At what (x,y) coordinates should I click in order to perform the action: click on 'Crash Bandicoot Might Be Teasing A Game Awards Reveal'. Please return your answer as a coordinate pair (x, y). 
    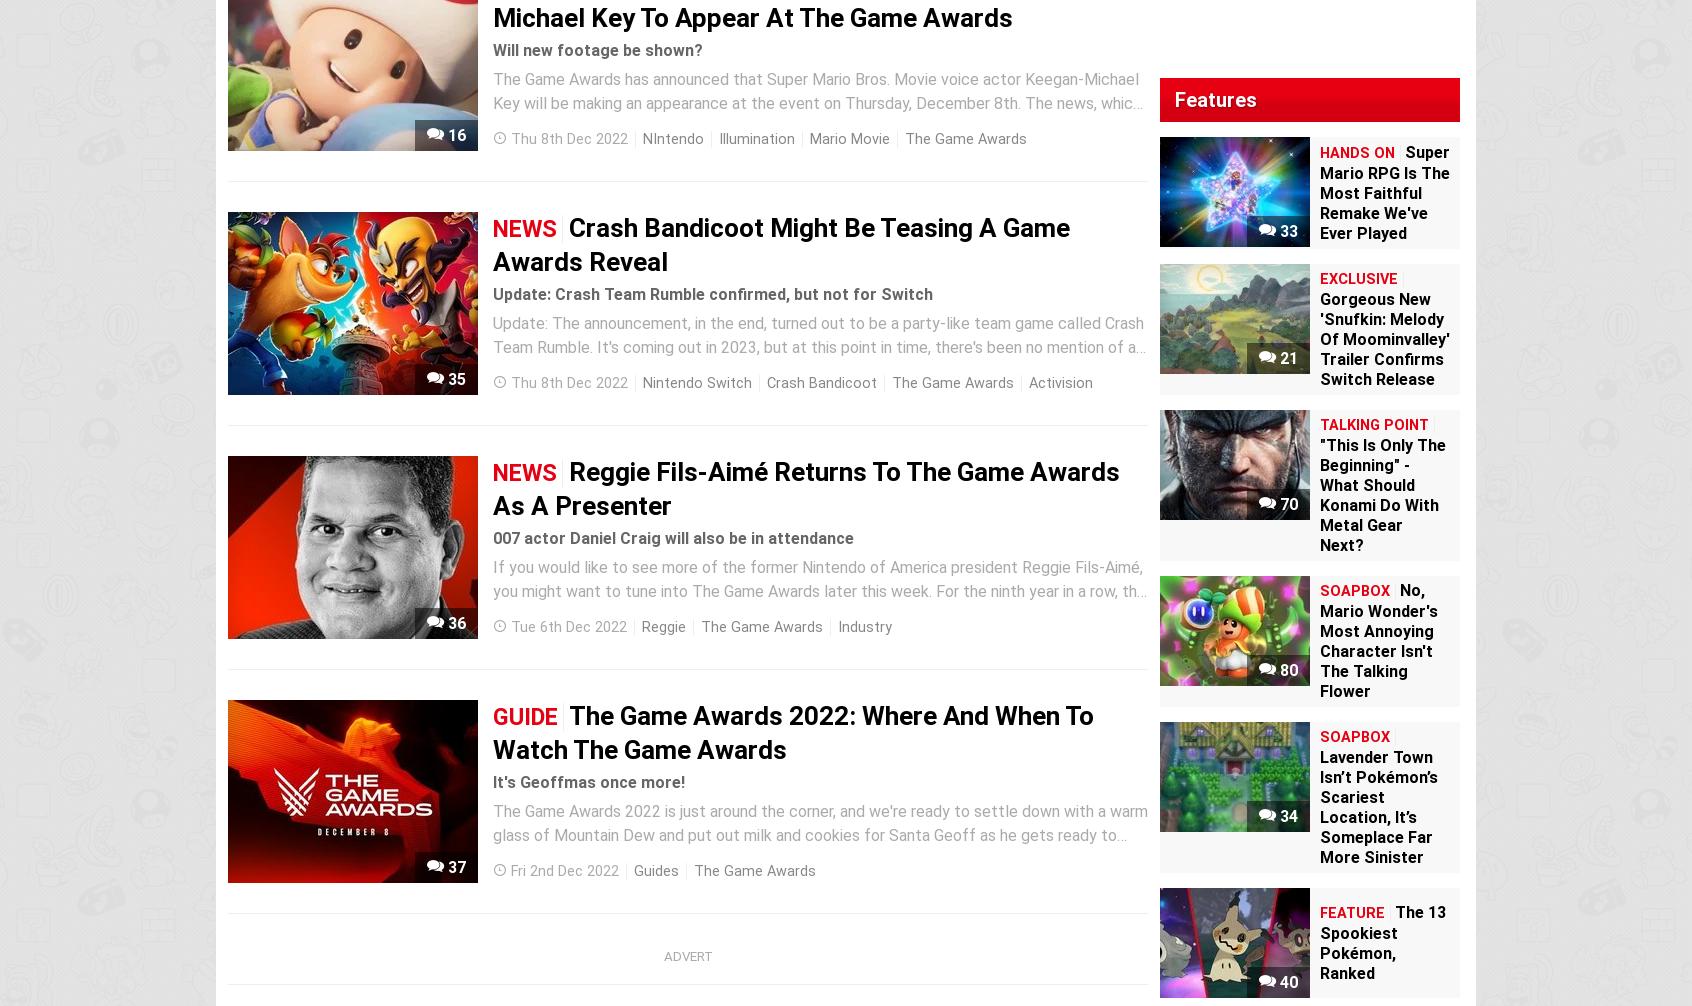
    Looking at the image, I should click on (781, 244).